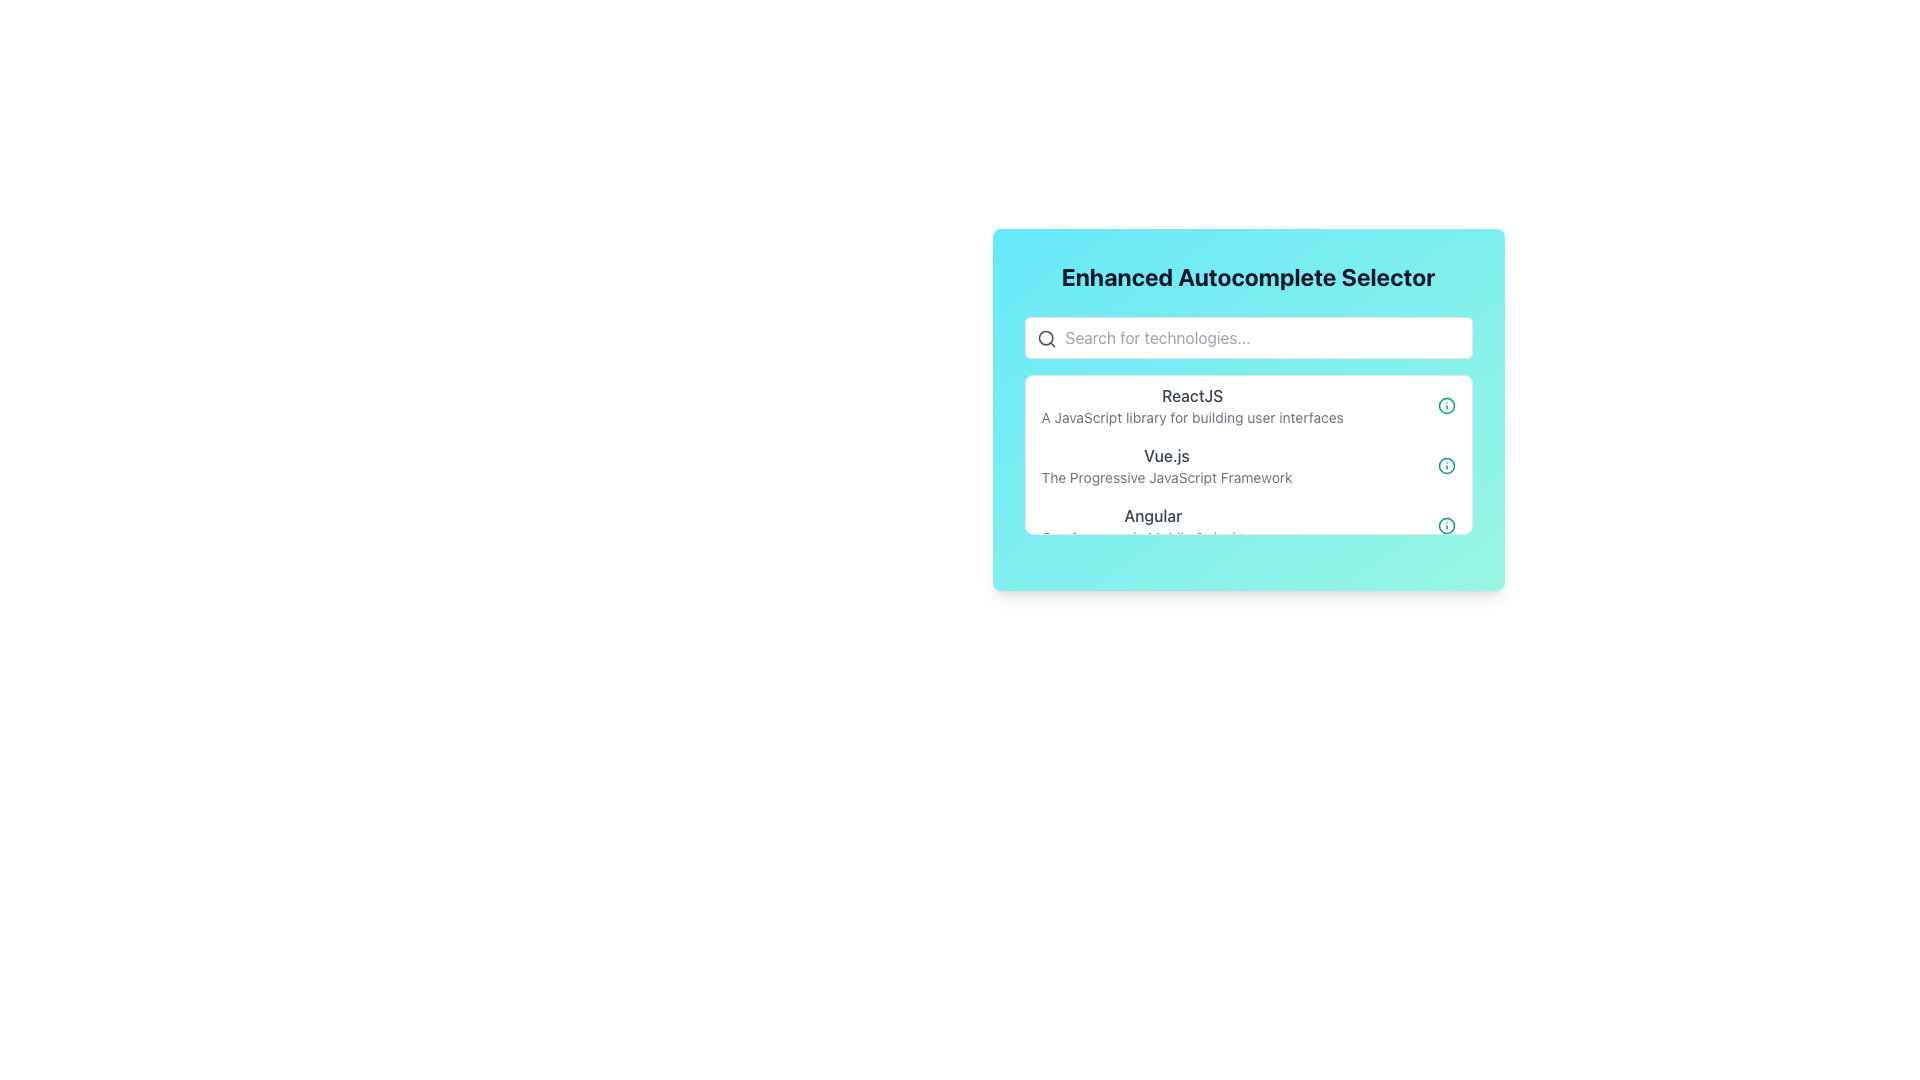  I want to click on the first item, so click(1247, 405).